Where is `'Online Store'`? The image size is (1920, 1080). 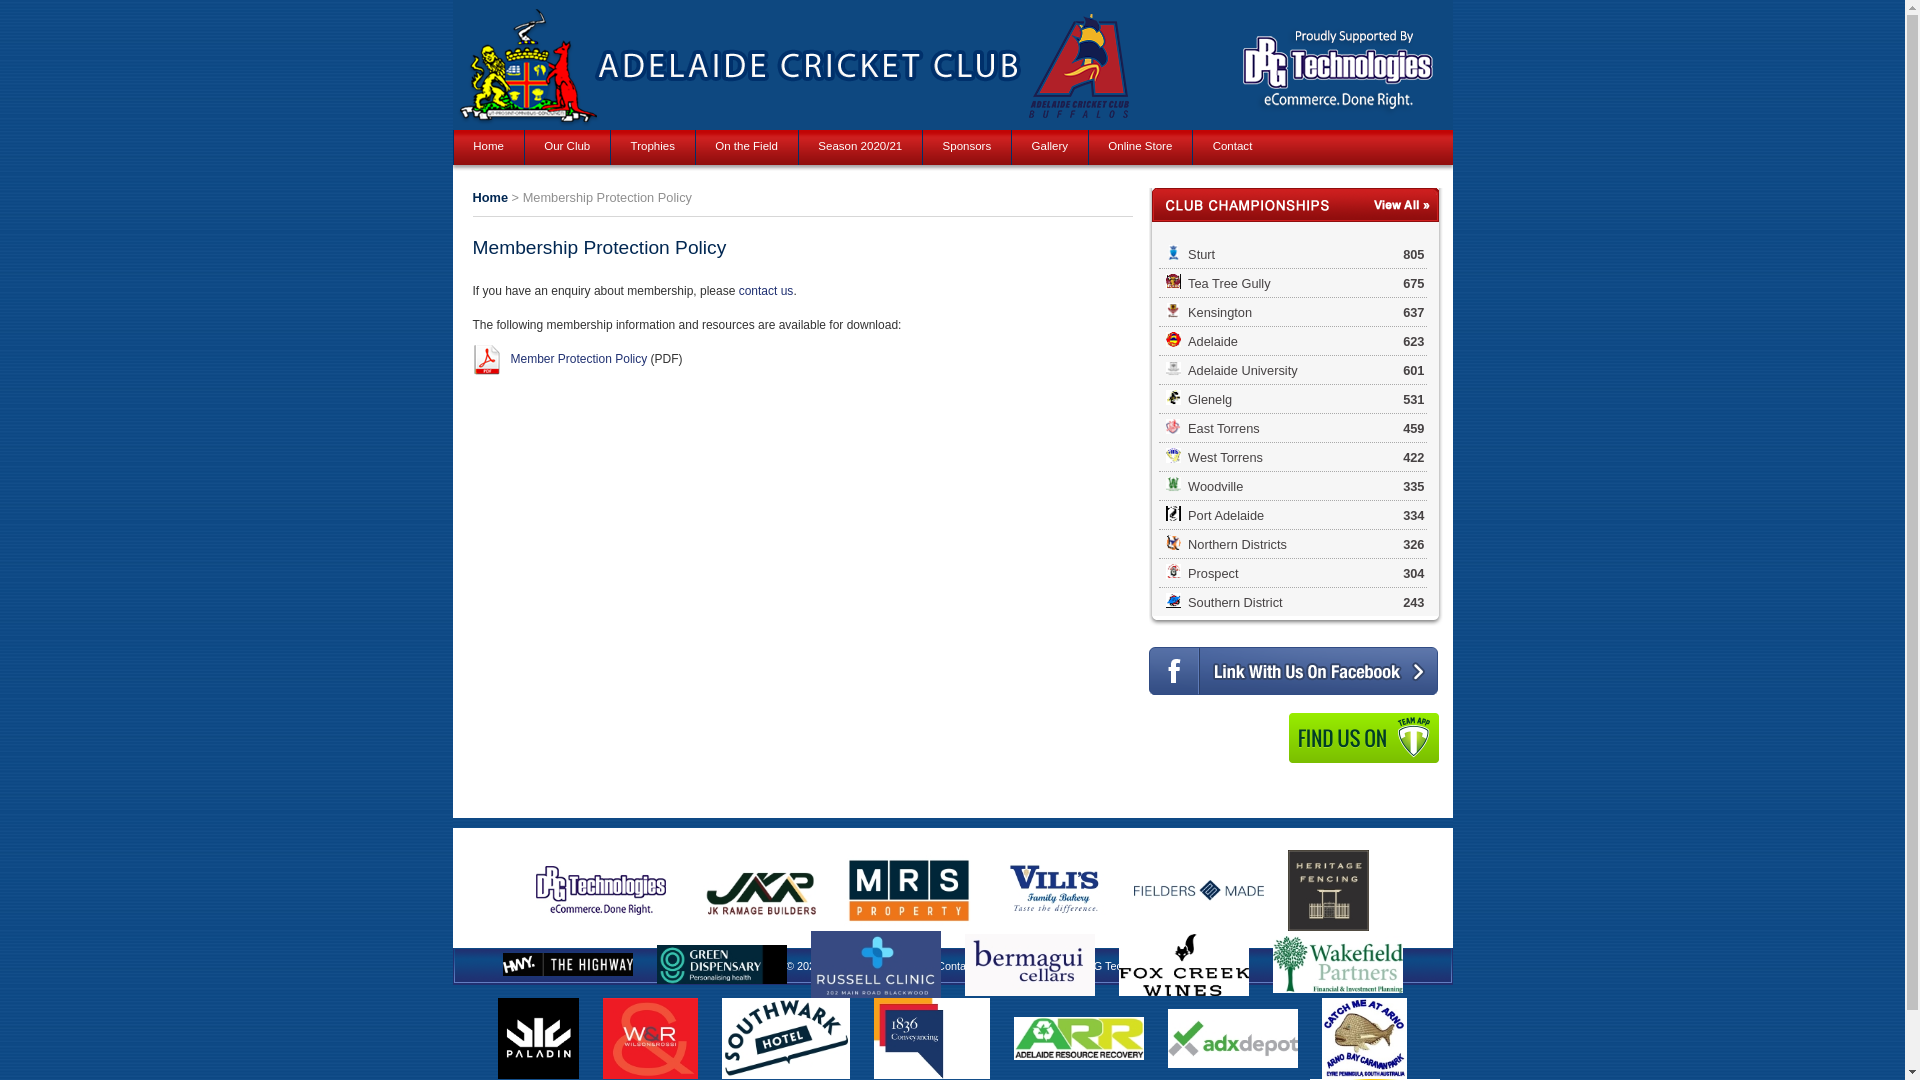
'Online Store' is located at coordinates (1140, 145).